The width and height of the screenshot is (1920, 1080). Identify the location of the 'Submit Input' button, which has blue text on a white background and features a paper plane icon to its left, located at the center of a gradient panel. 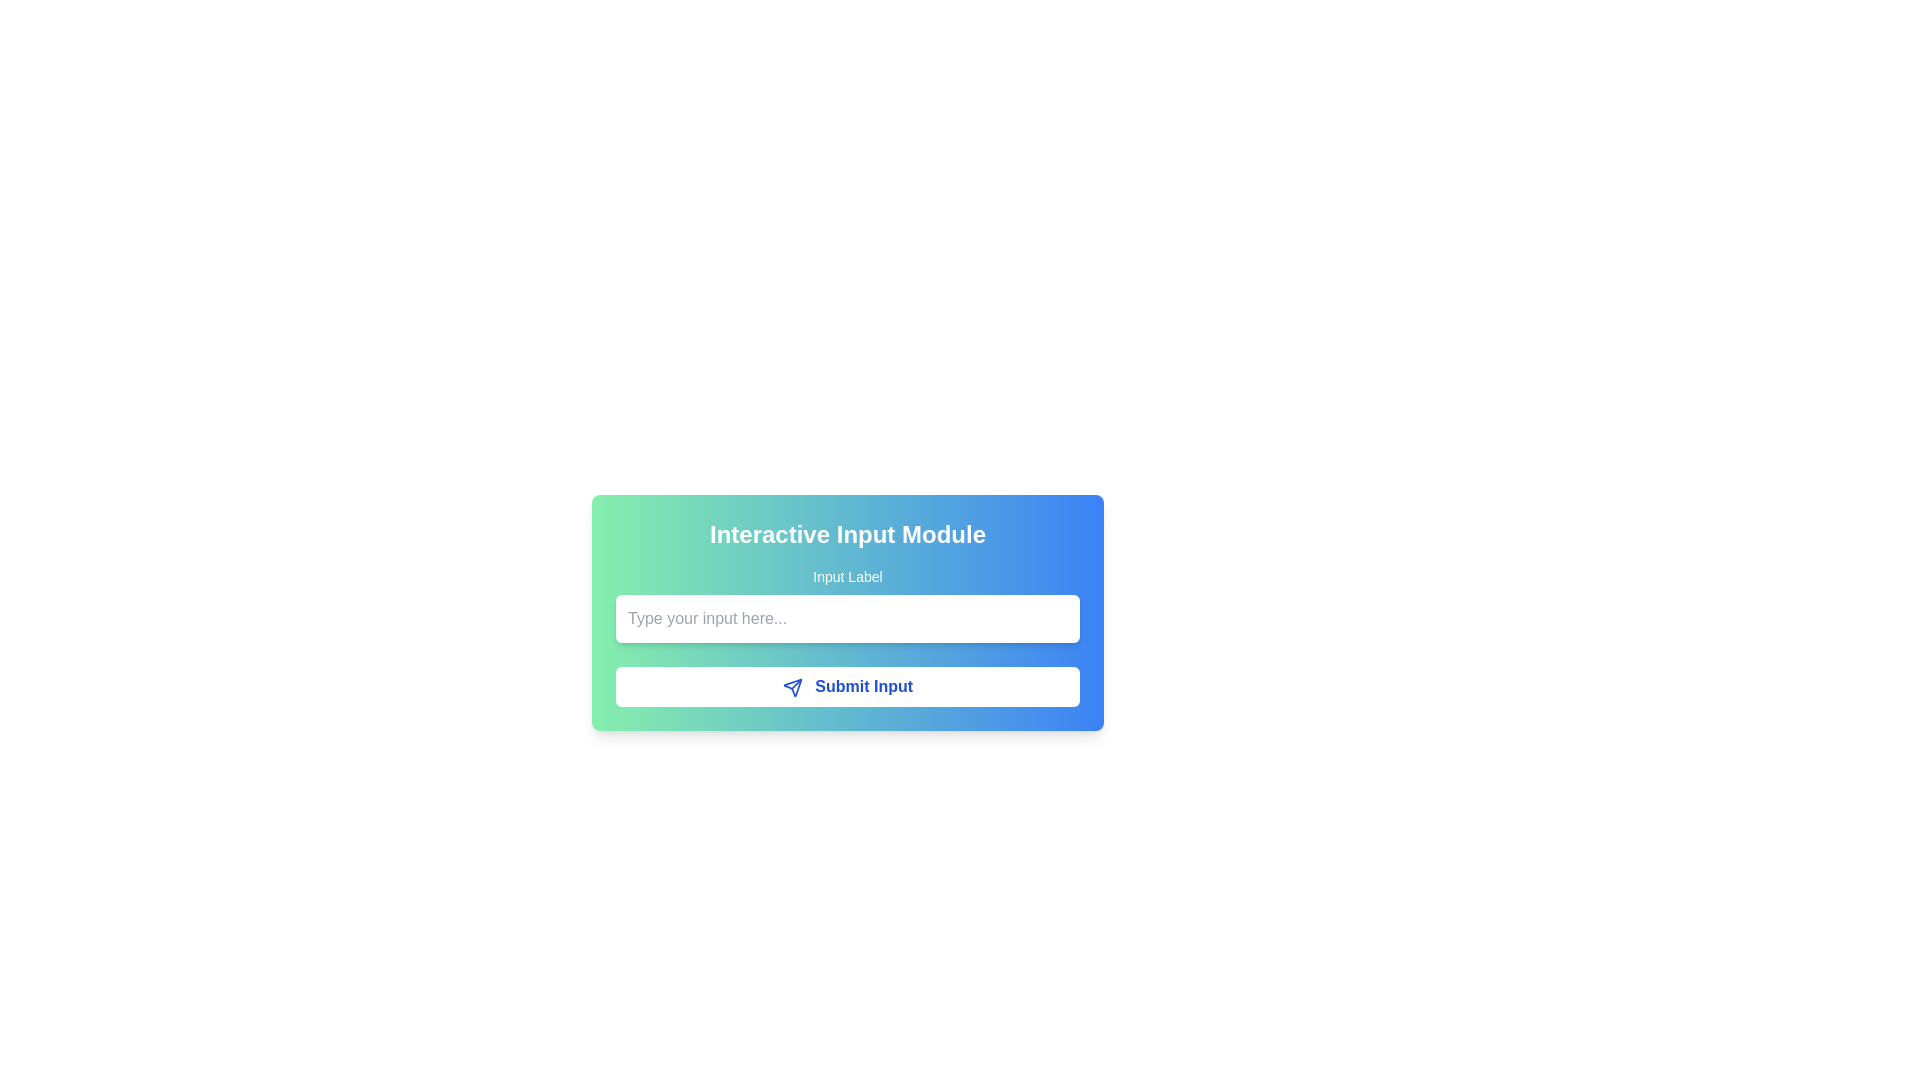
(848, 685).